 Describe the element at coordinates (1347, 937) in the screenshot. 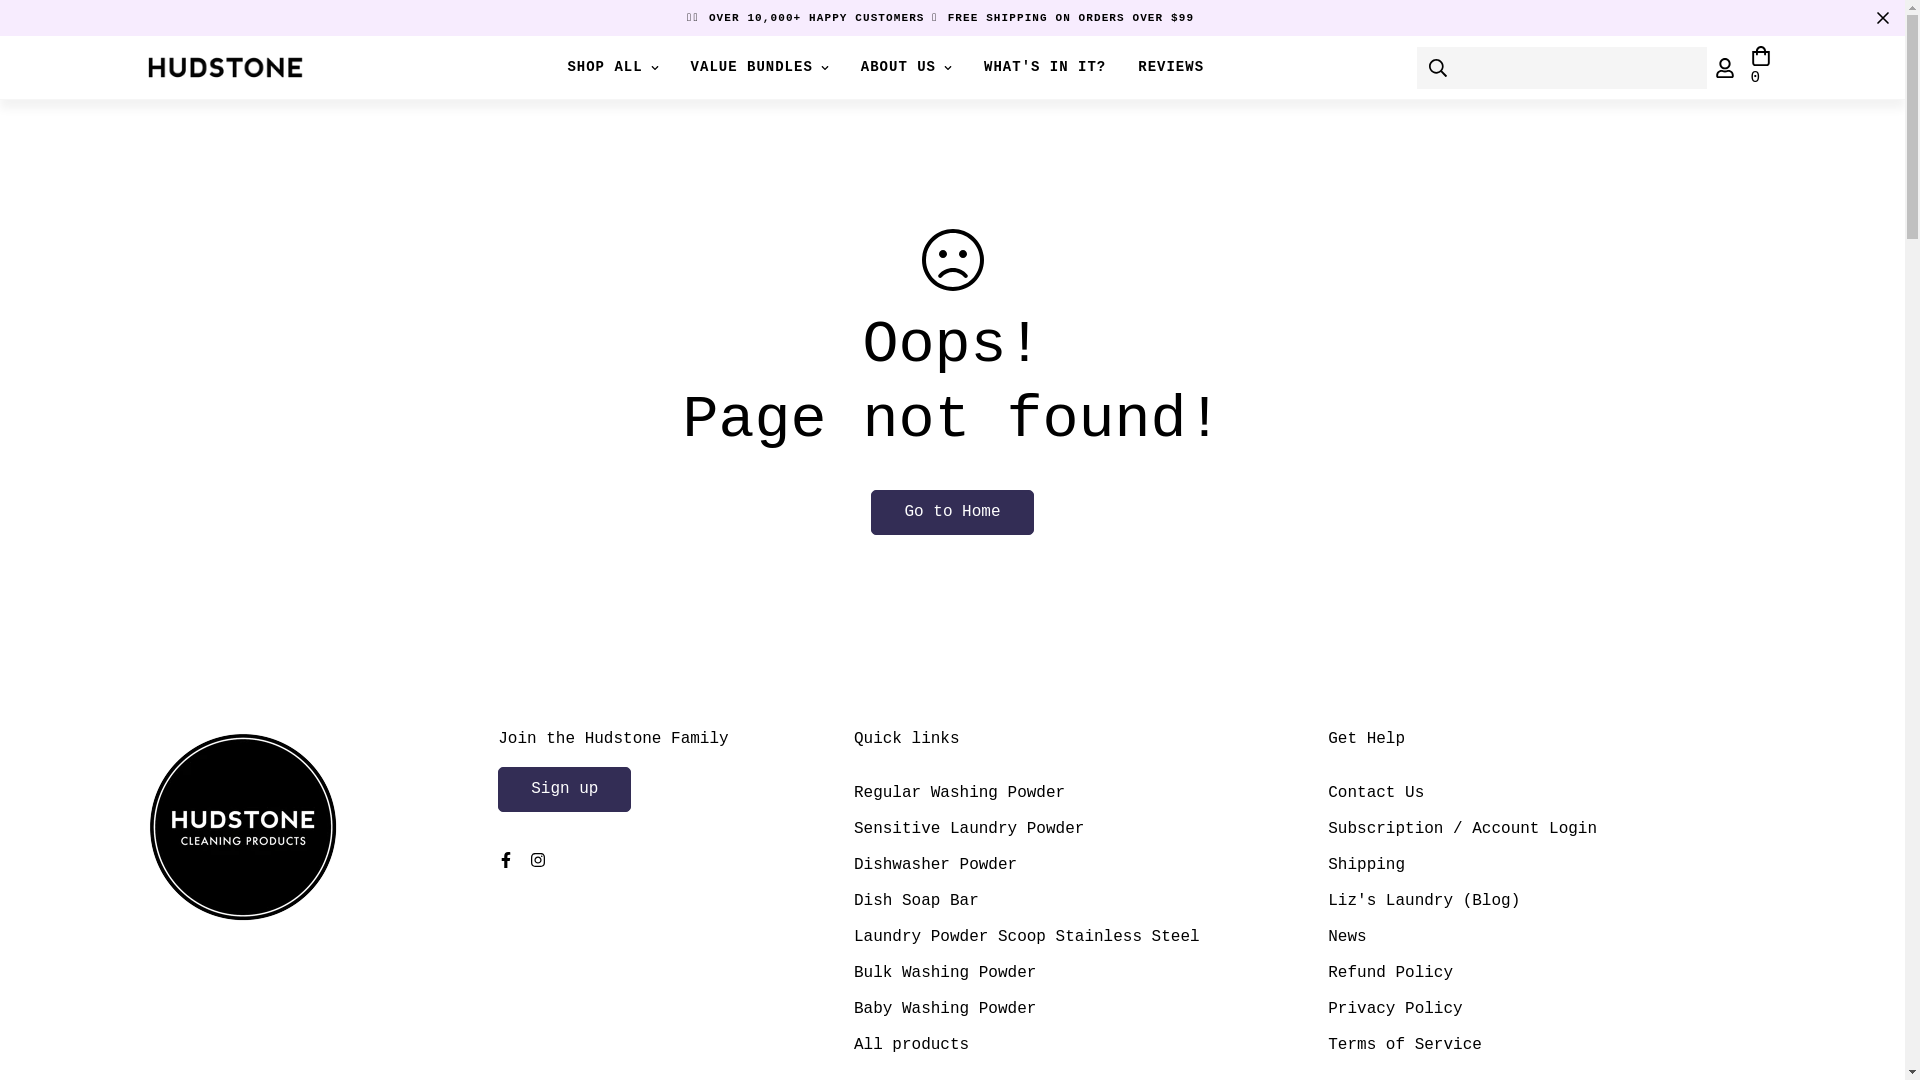

I see `'News'` at that location.